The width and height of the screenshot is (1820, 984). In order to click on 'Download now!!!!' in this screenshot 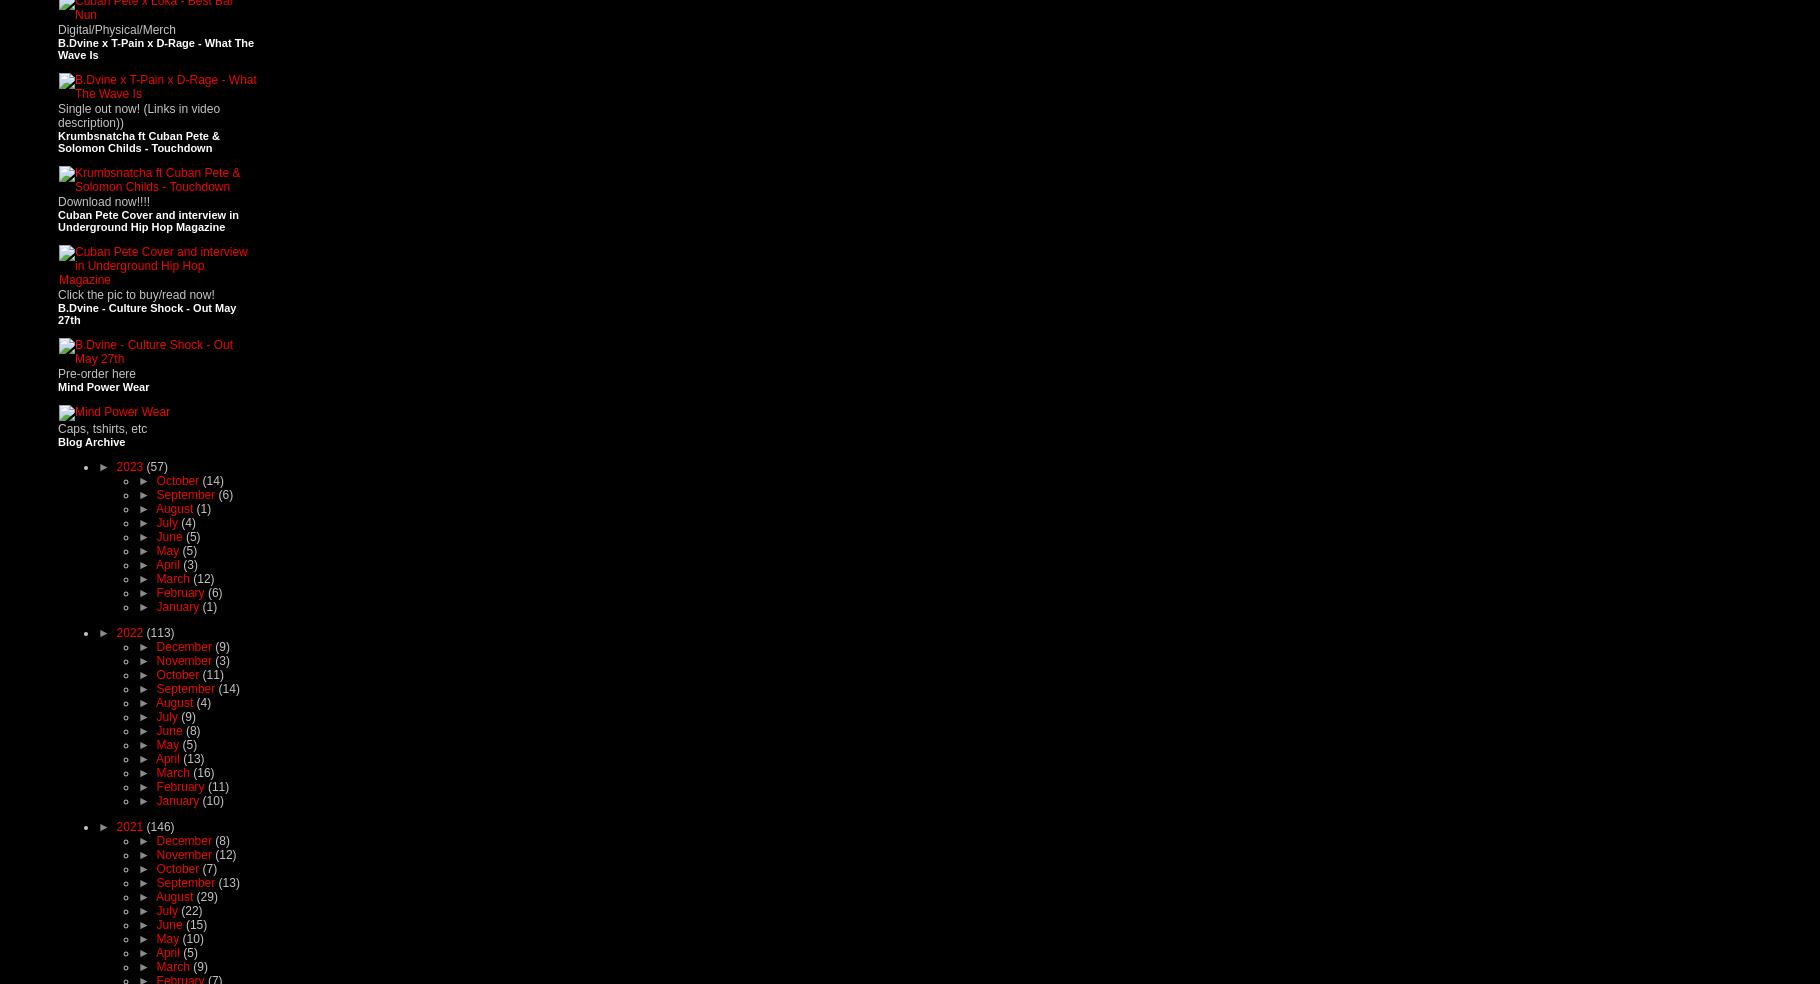, I will do `click(103, 202)`.